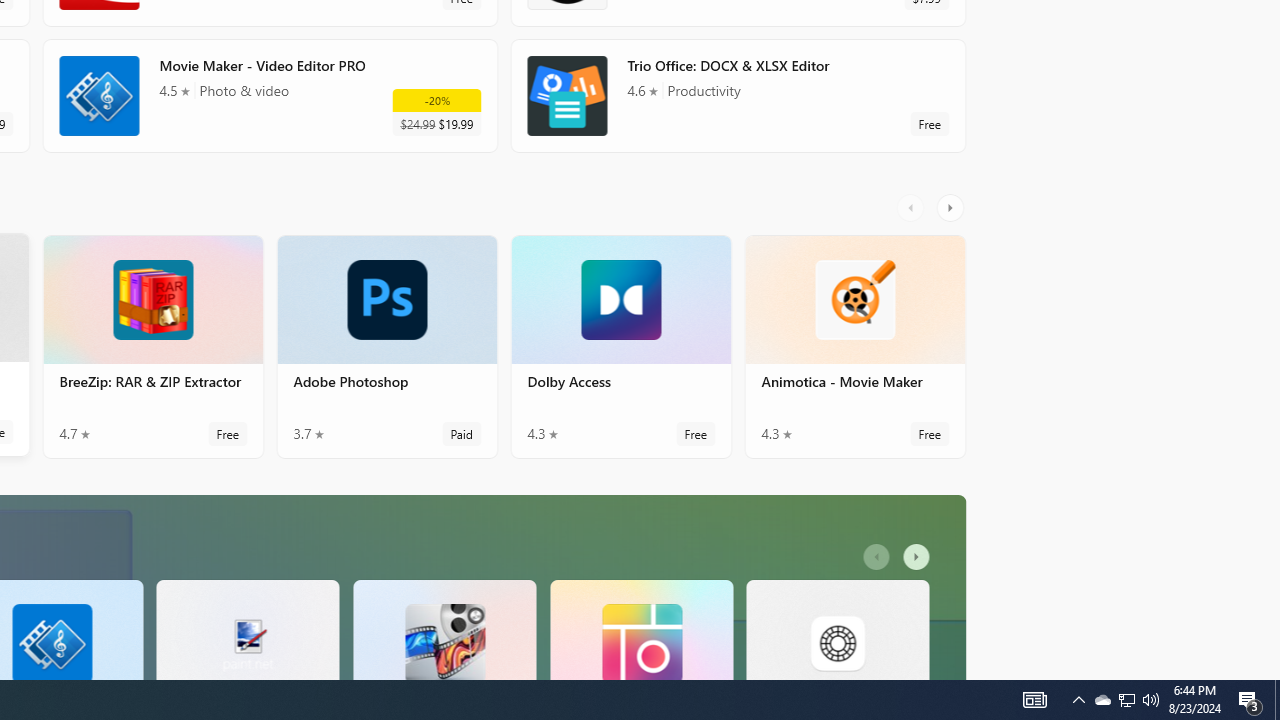  I want to click on 'Vertical Small Increase', so click(1271, 672).